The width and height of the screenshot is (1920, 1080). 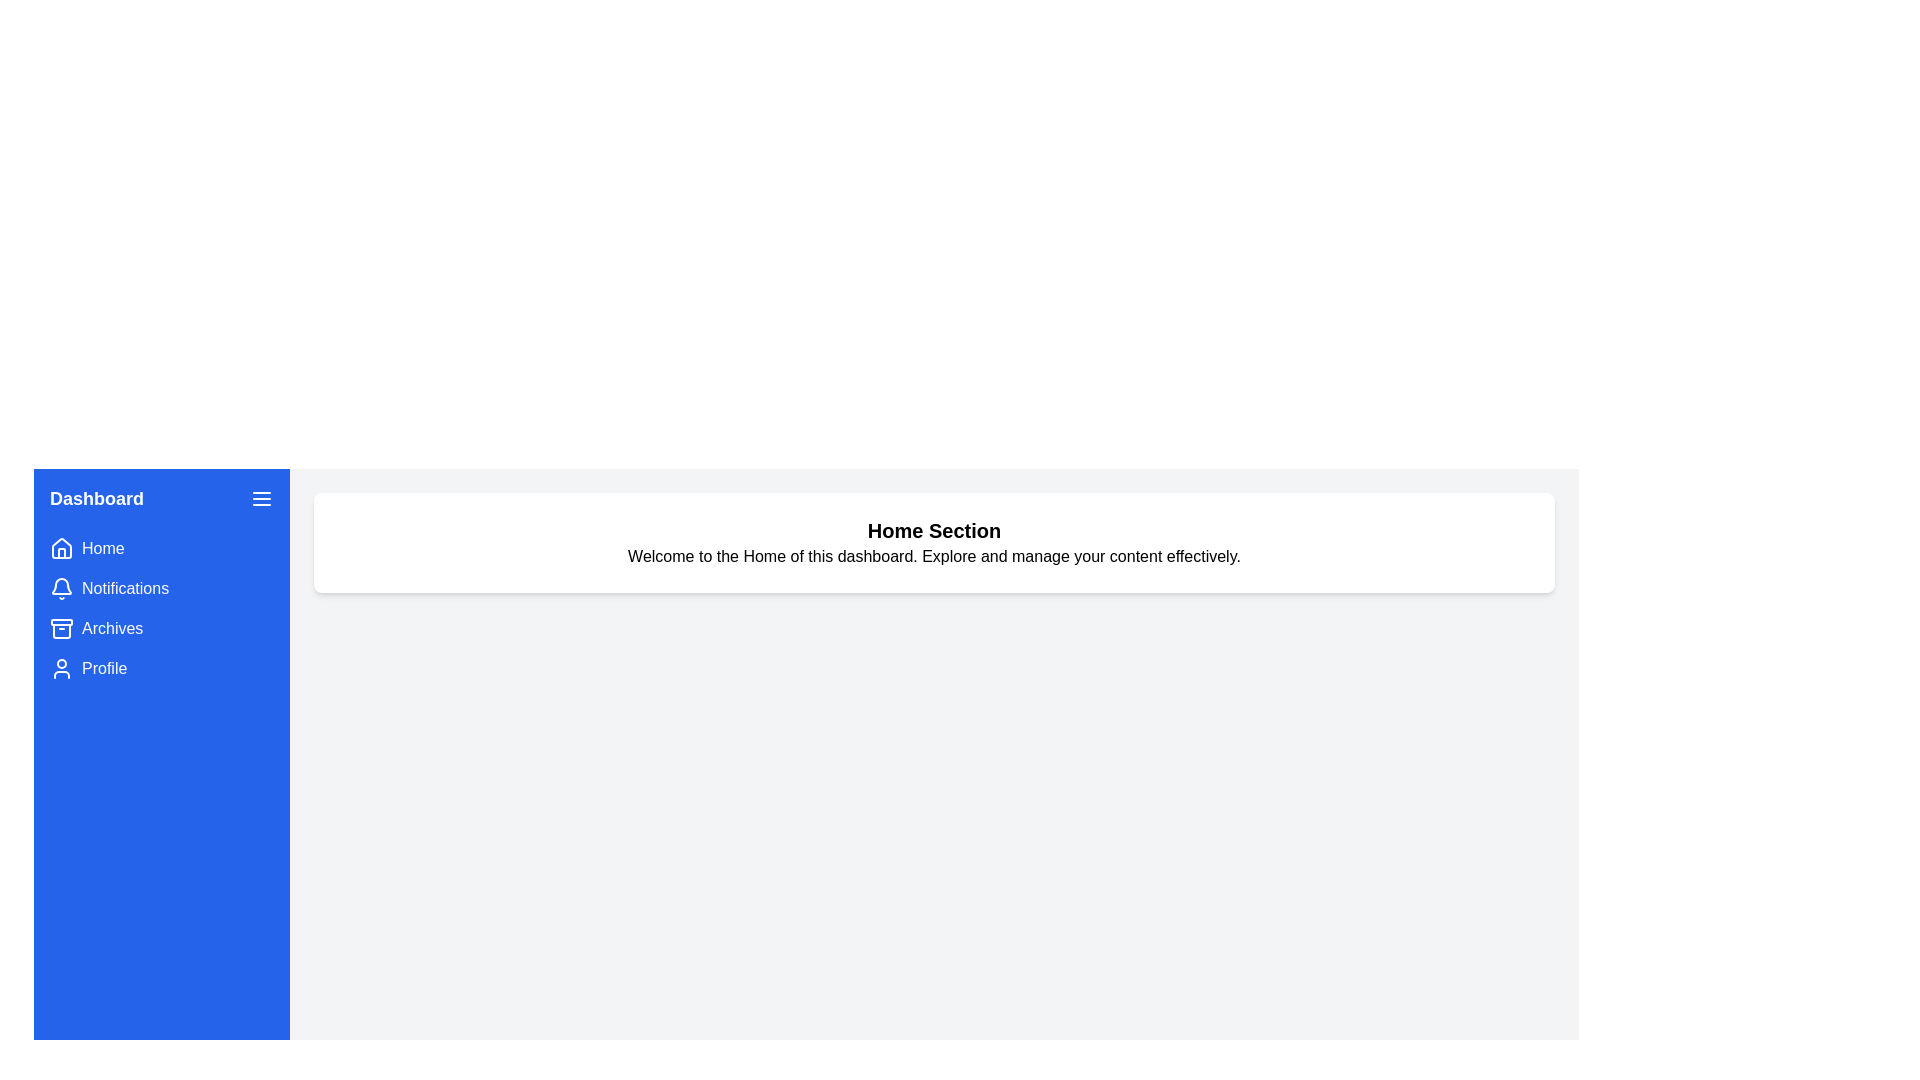 What do you see at coordinates (933, 556) in the screenshot?
I see `the static text content that provides an introductory message in the 'Home Section' of the dashboard` at bounding box center [933, 556].